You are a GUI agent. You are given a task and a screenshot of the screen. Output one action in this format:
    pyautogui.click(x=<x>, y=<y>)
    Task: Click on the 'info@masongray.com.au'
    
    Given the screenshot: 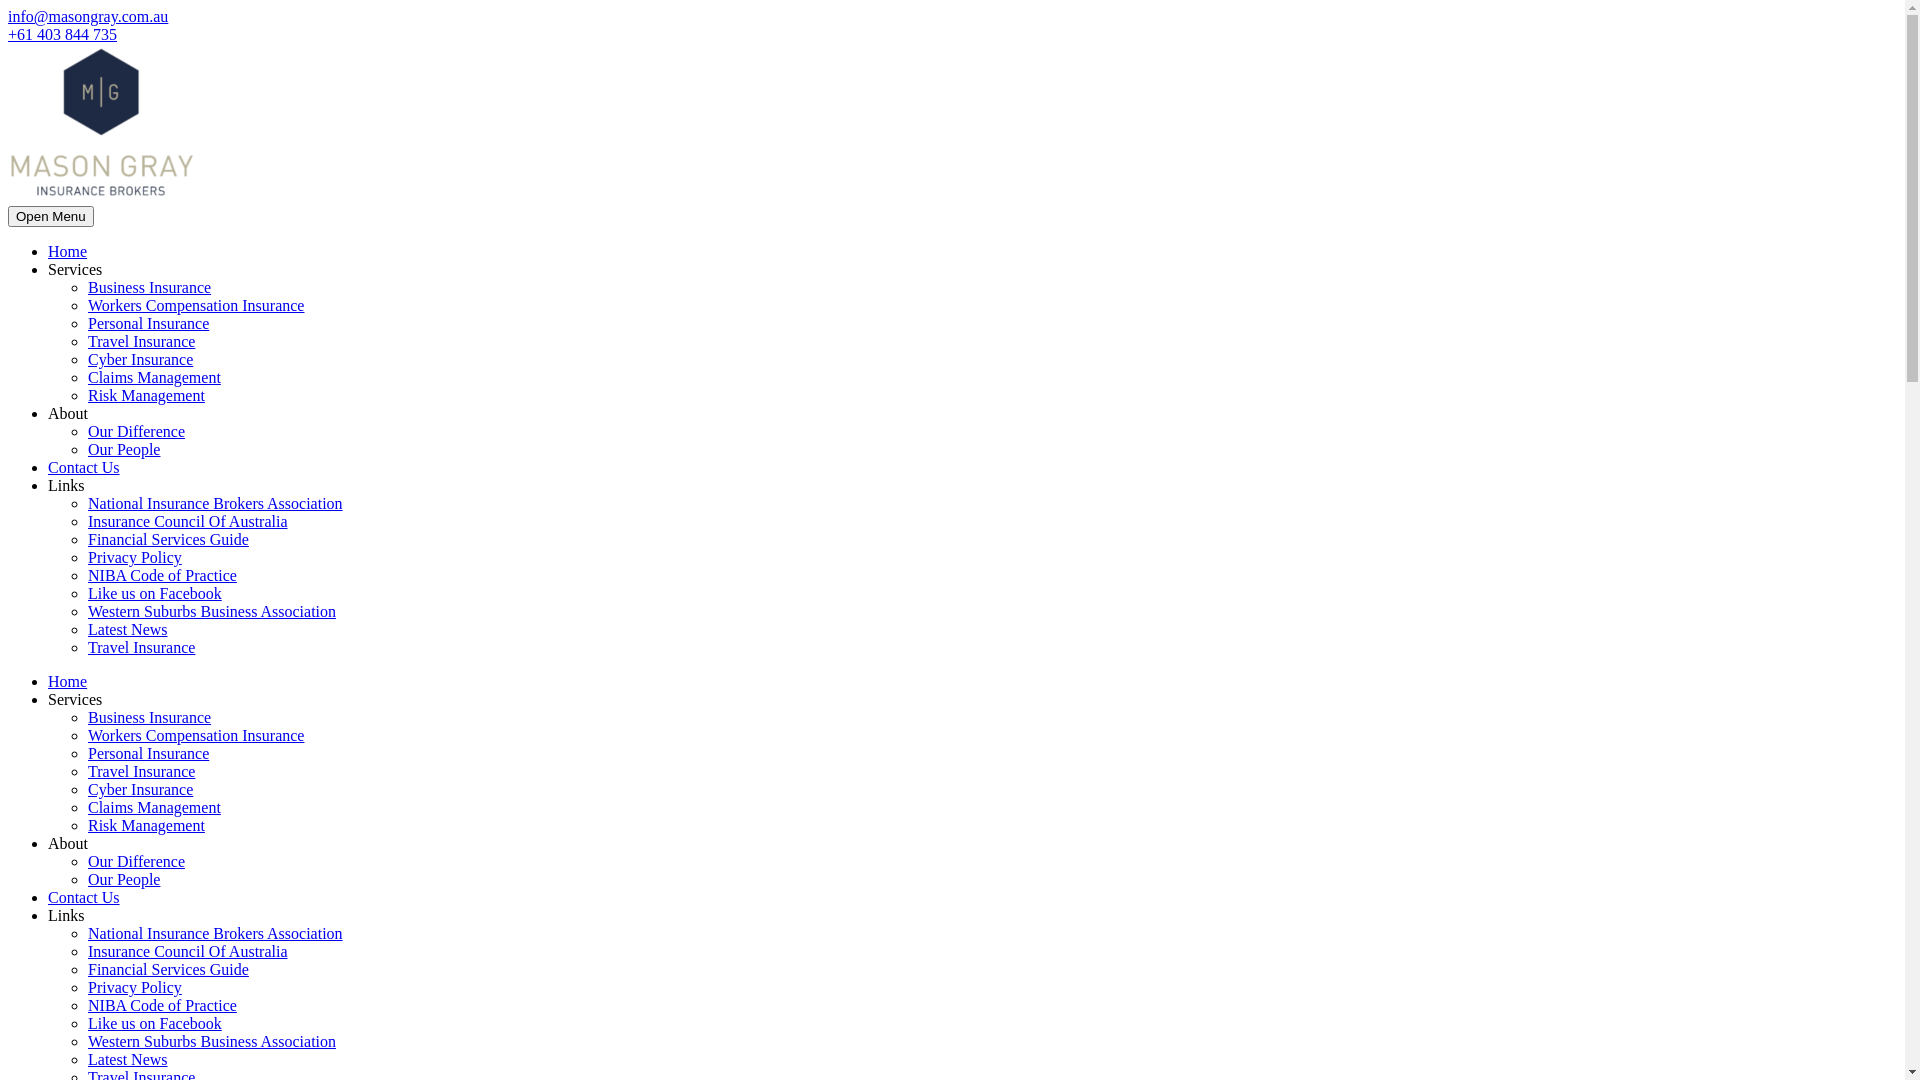 What is the action you would take?
    pyautogui.click(x=86, y=16)
    